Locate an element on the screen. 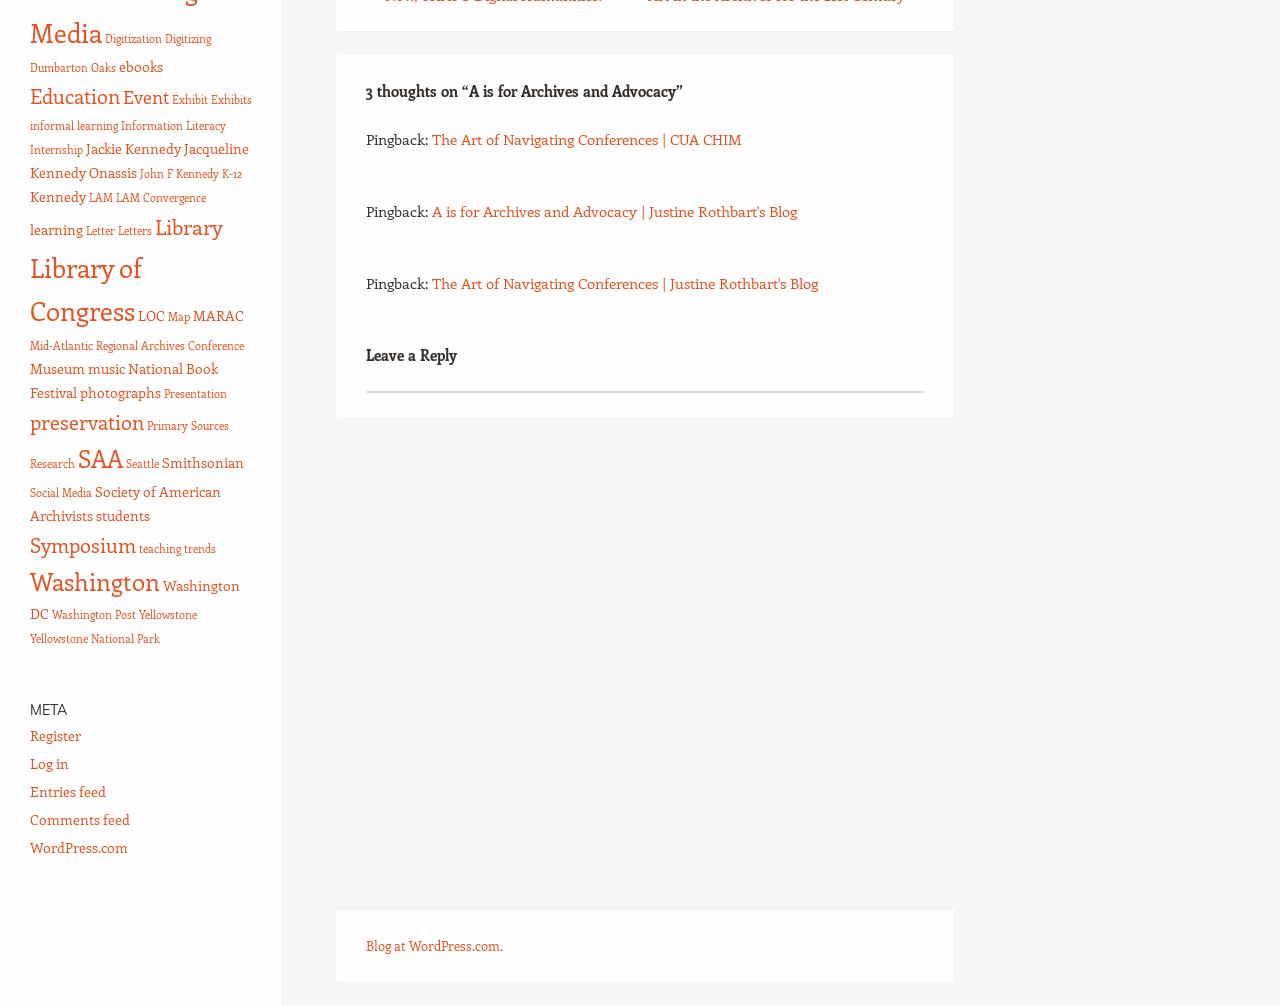 Image resolution: width=1280 pixels, height=1005 pixels. 'Washington Post' is located at coordinates (92, 613).